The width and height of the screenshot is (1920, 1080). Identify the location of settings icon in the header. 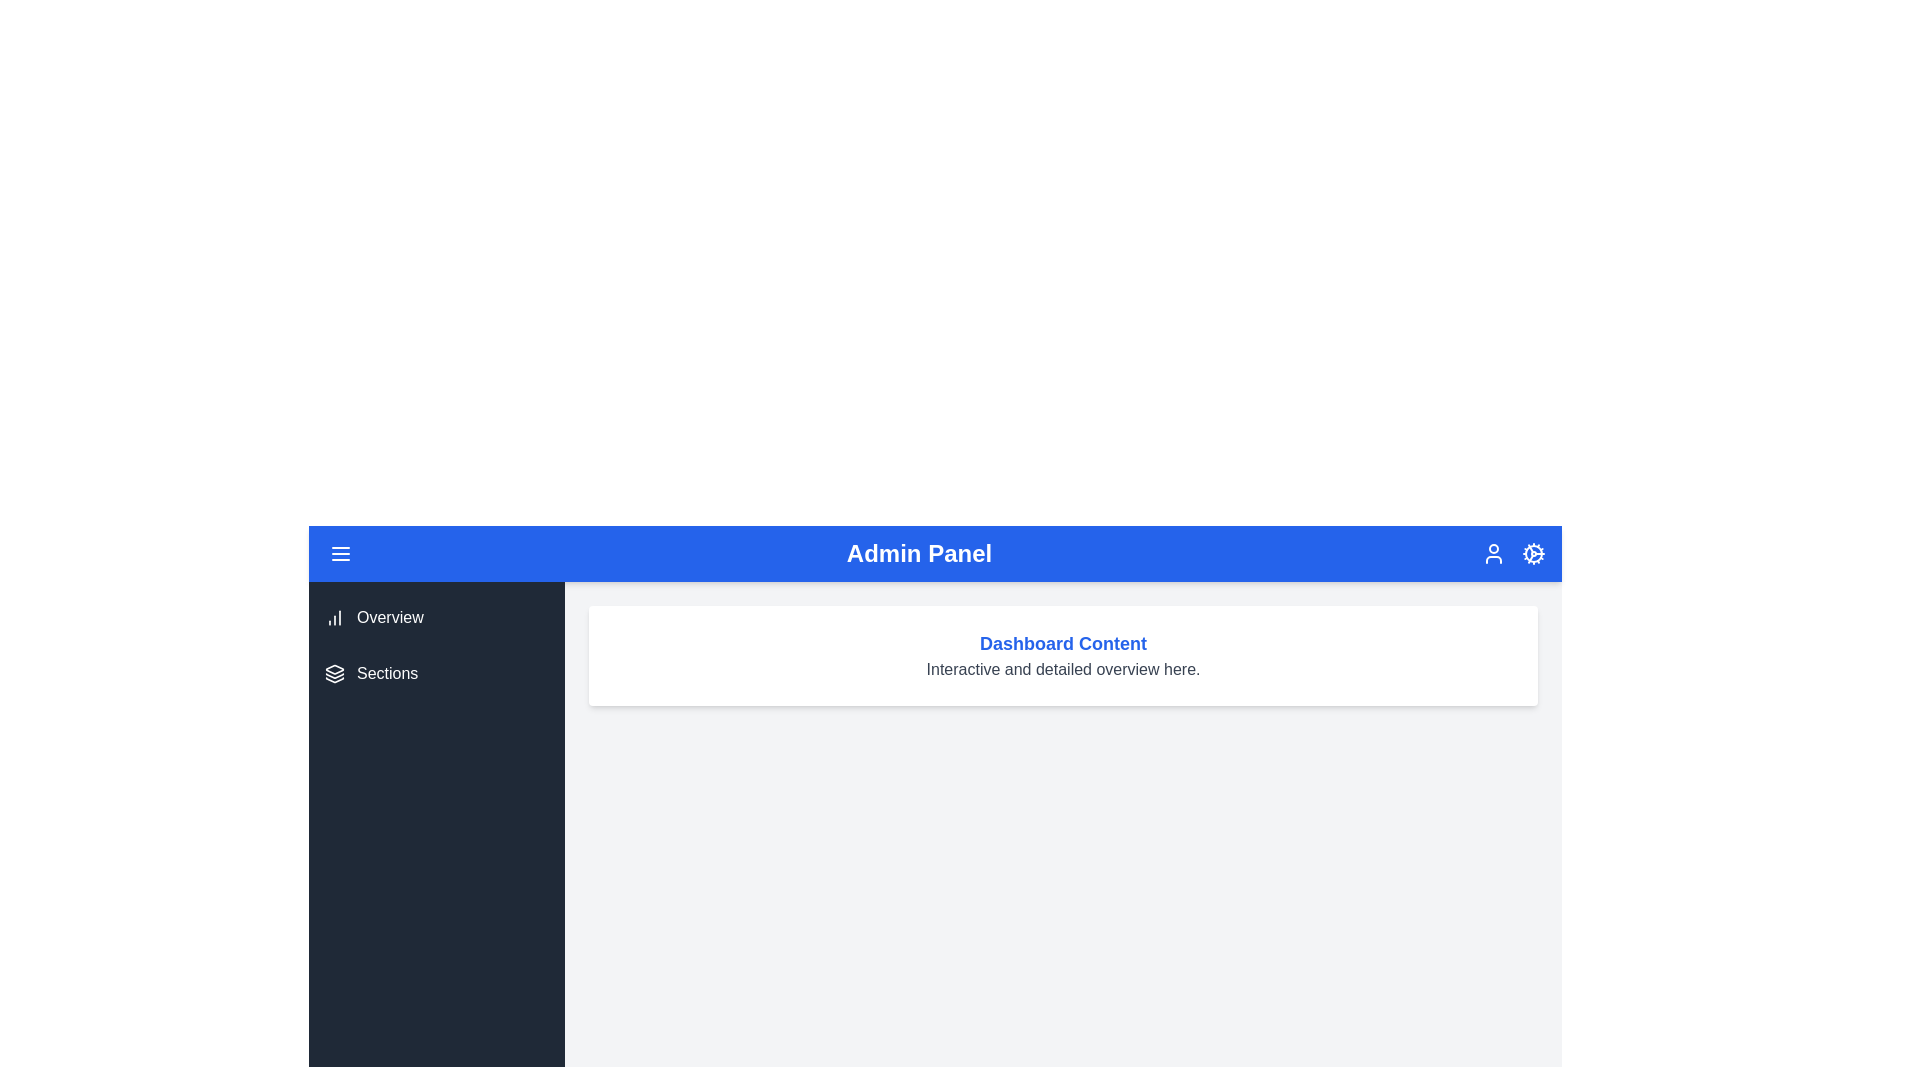
(1532, 554).